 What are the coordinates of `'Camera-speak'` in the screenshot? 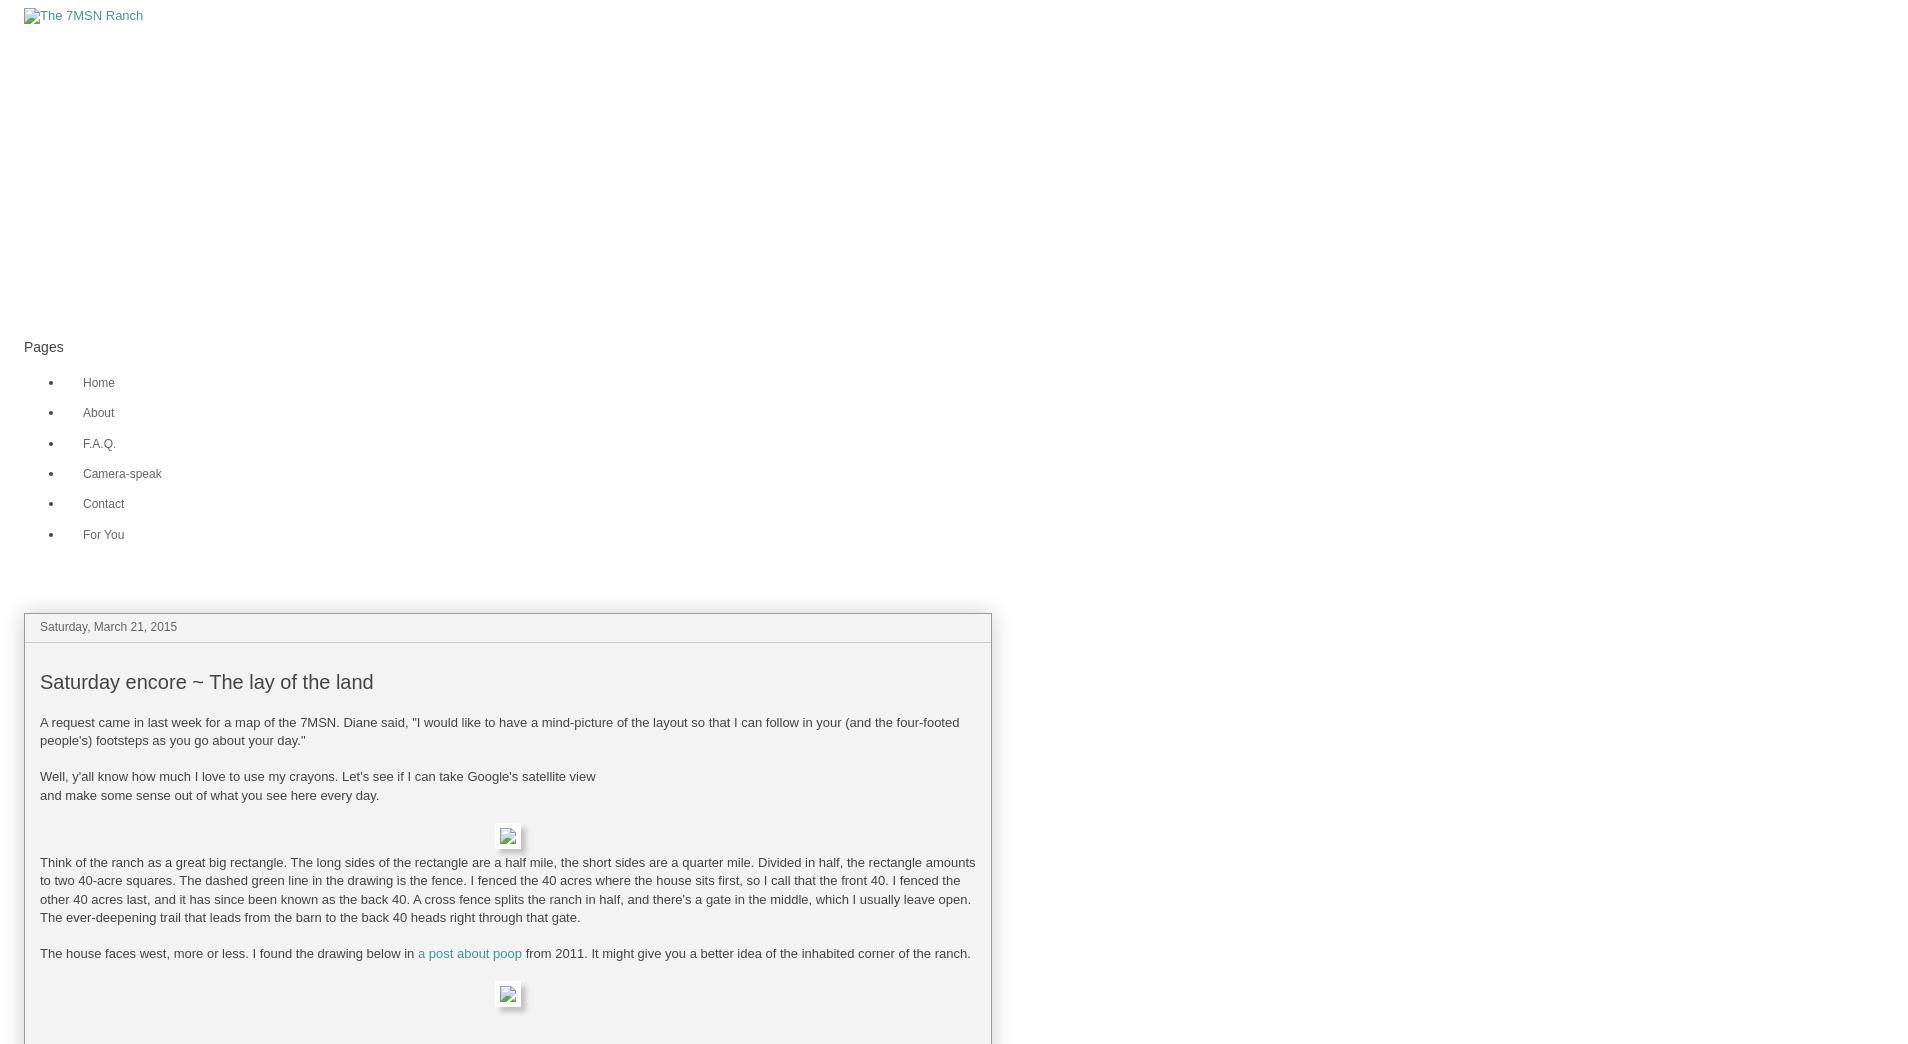 It's located at (120, 473).